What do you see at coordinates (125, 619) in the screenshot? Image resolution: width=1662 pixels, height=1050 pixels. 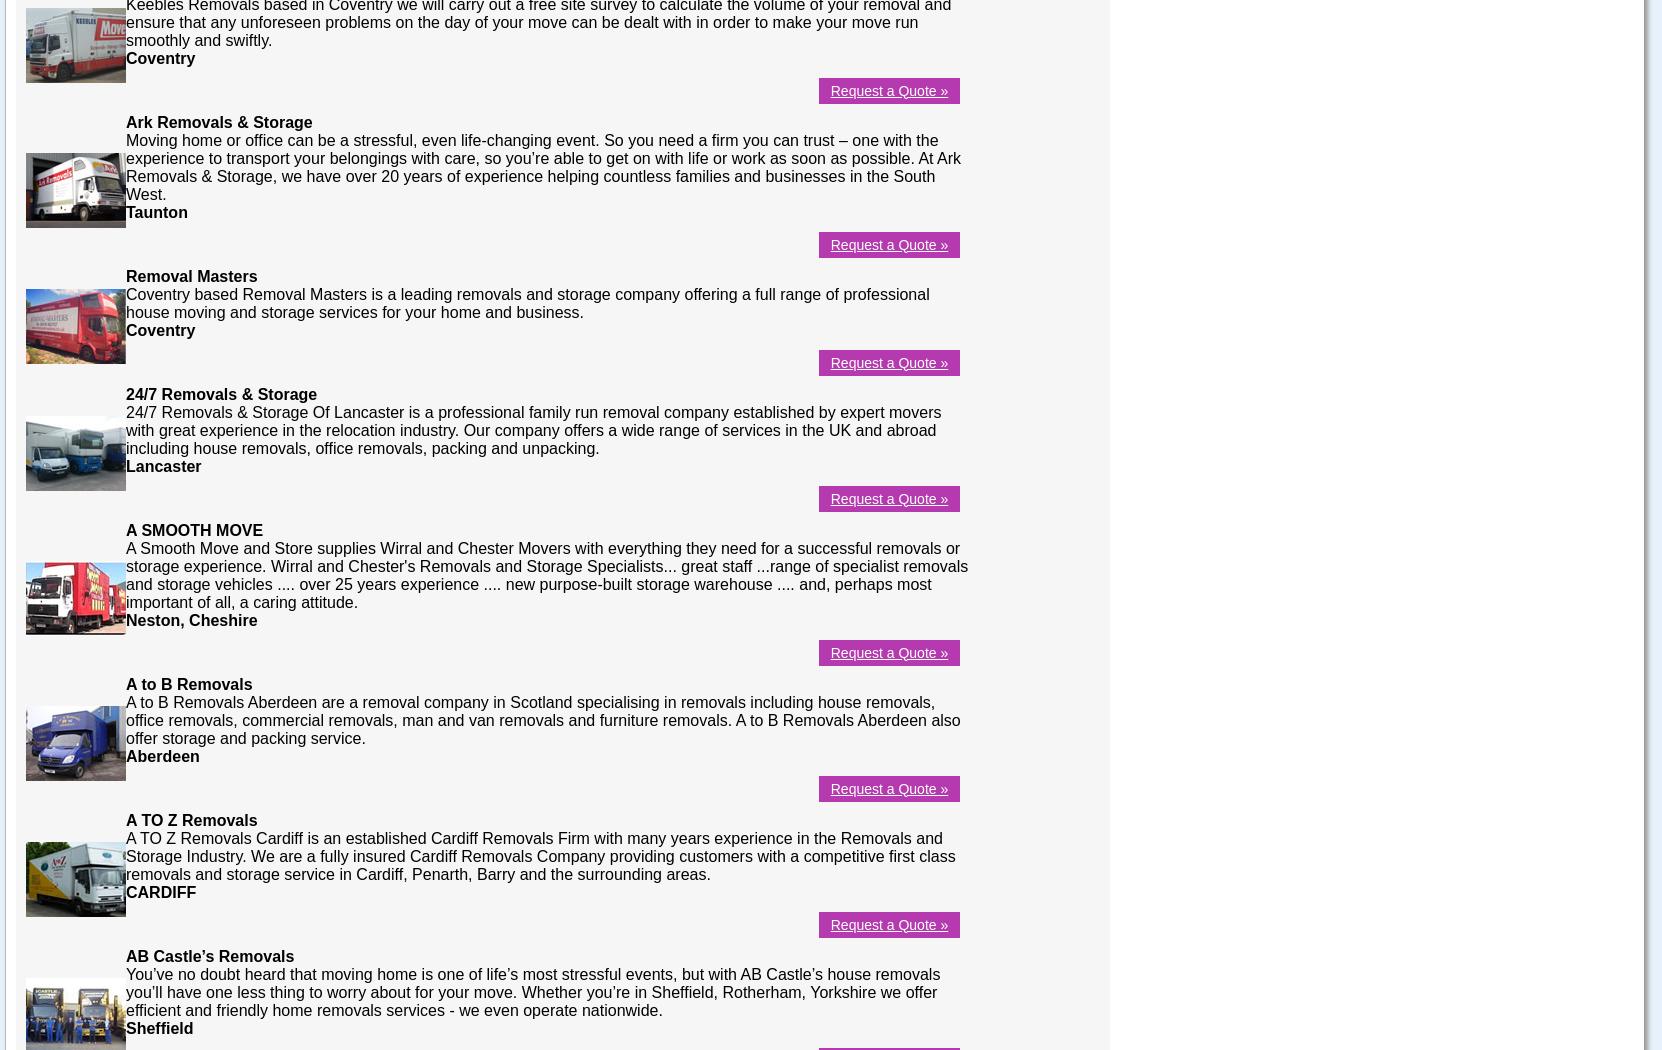 I see `'Neston, Cheshire'` at bounding box center [125, 619].